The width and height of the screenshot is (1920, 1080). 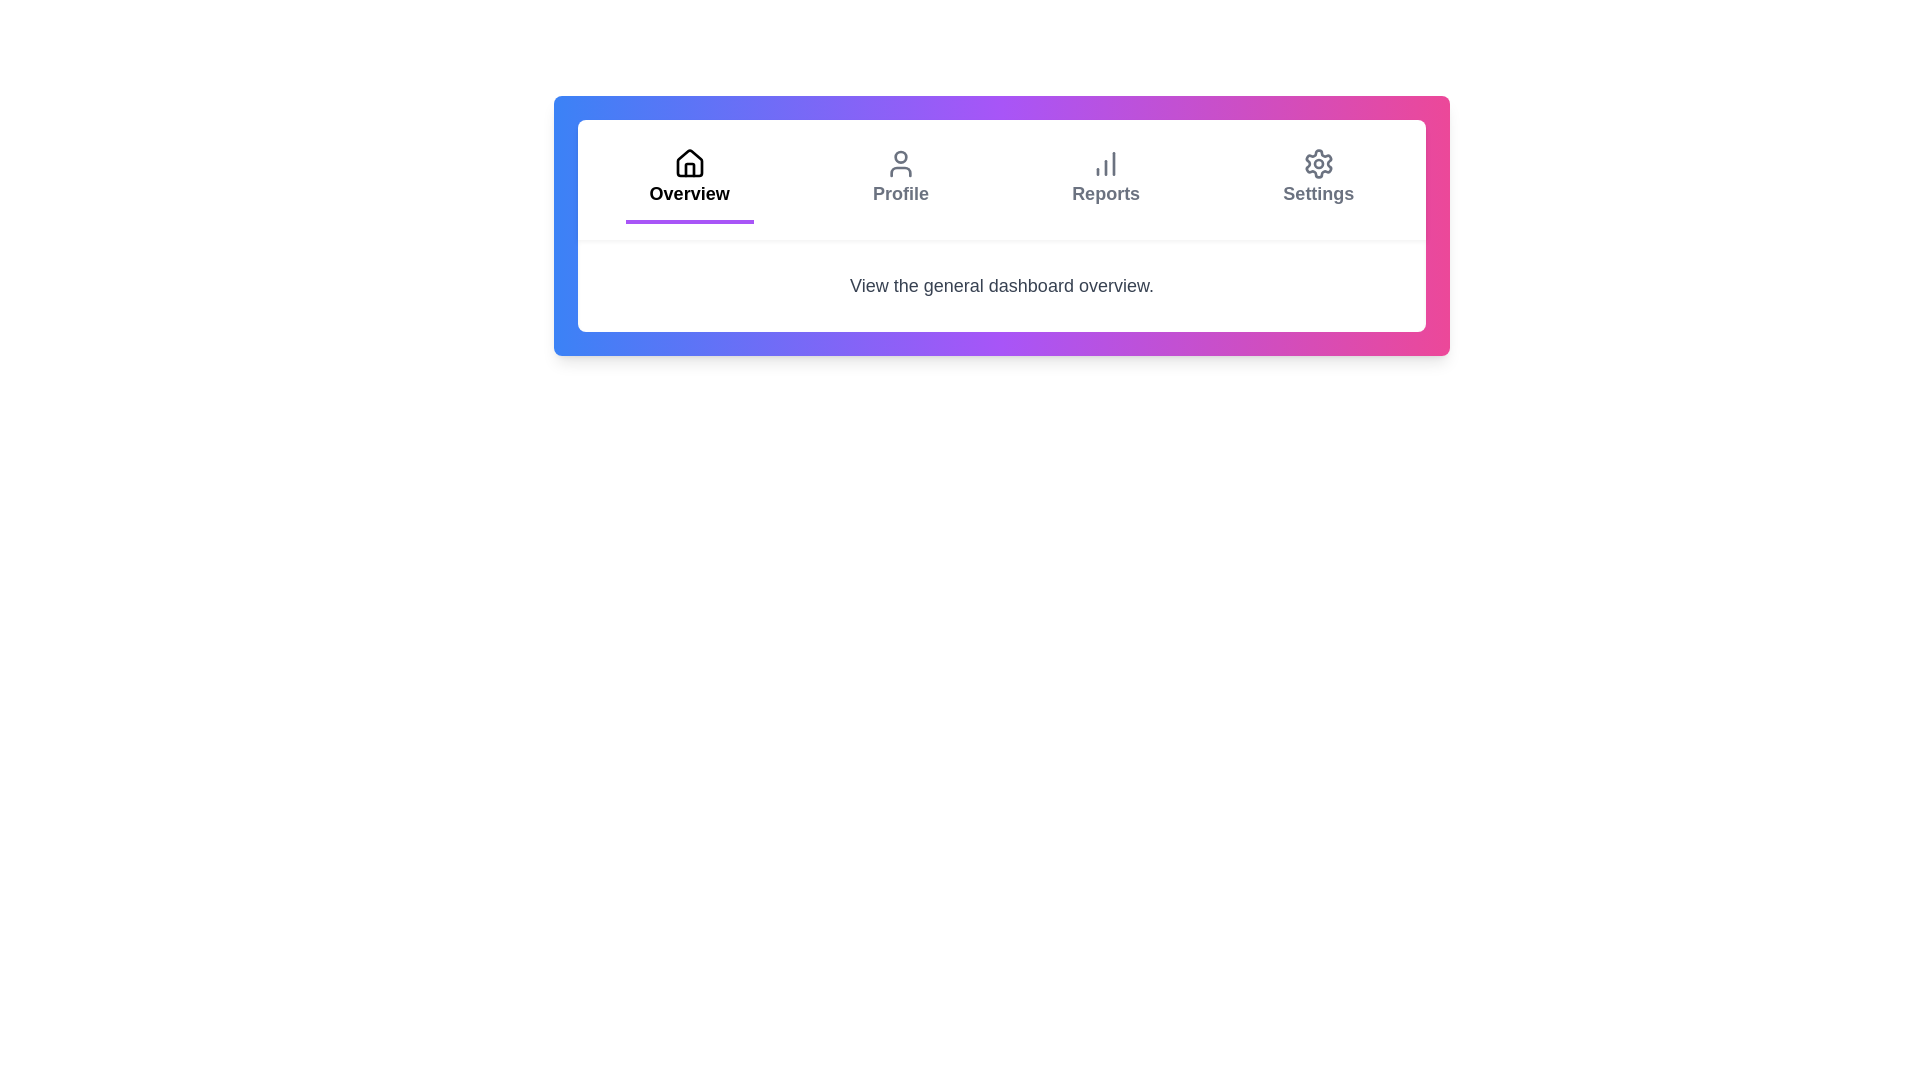 What do you see at coordinates (899, 180) in the screenshot?
I see `the 'Profile' button, which features a centered user icon above the text label 'Profile'` at bounding box center [899, 180].